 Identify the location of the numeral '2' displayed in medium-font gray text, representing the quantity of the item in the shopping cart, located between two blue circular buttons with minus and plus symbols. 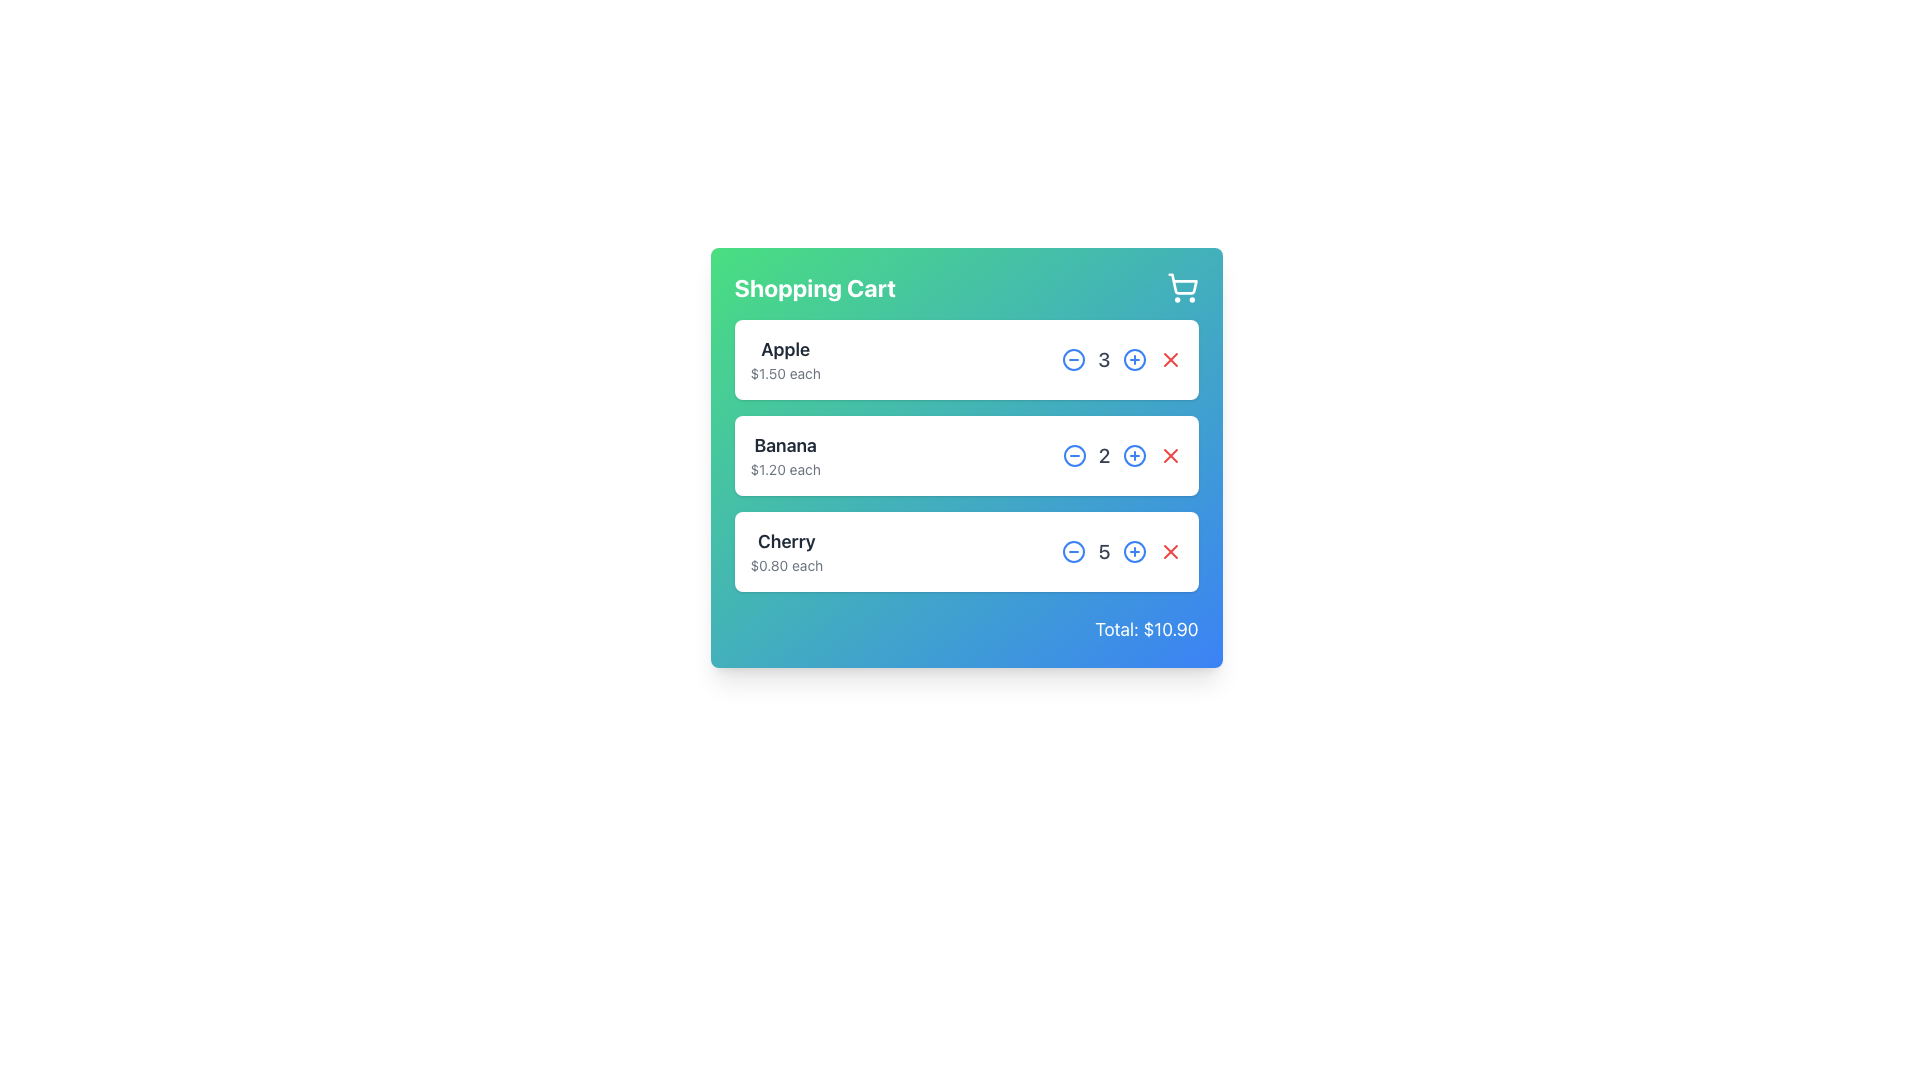
(1122, 455).